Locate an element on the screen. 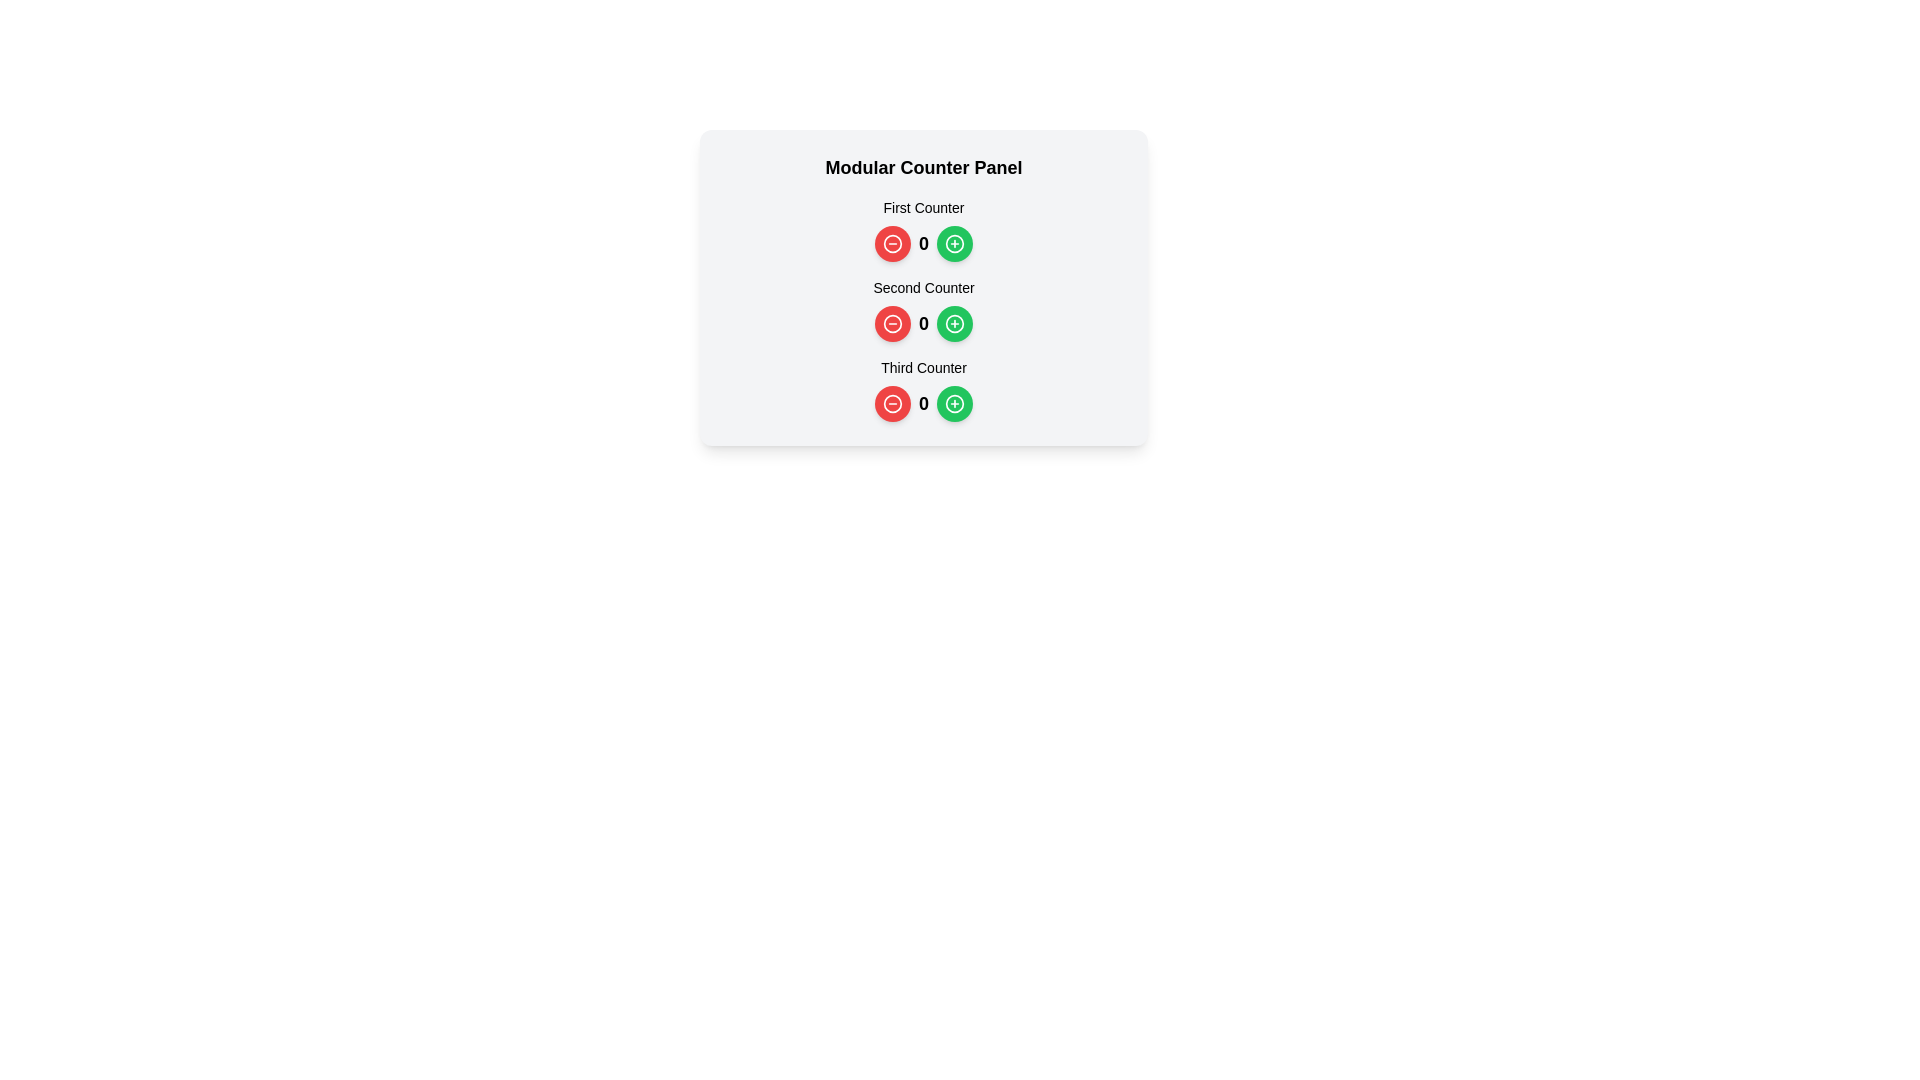 This screenshot has height=1080, width=1920. the circular decrement button located to the immediate left of the counter value in the second row of the modular counter panel is located at coordinates (891, 323).